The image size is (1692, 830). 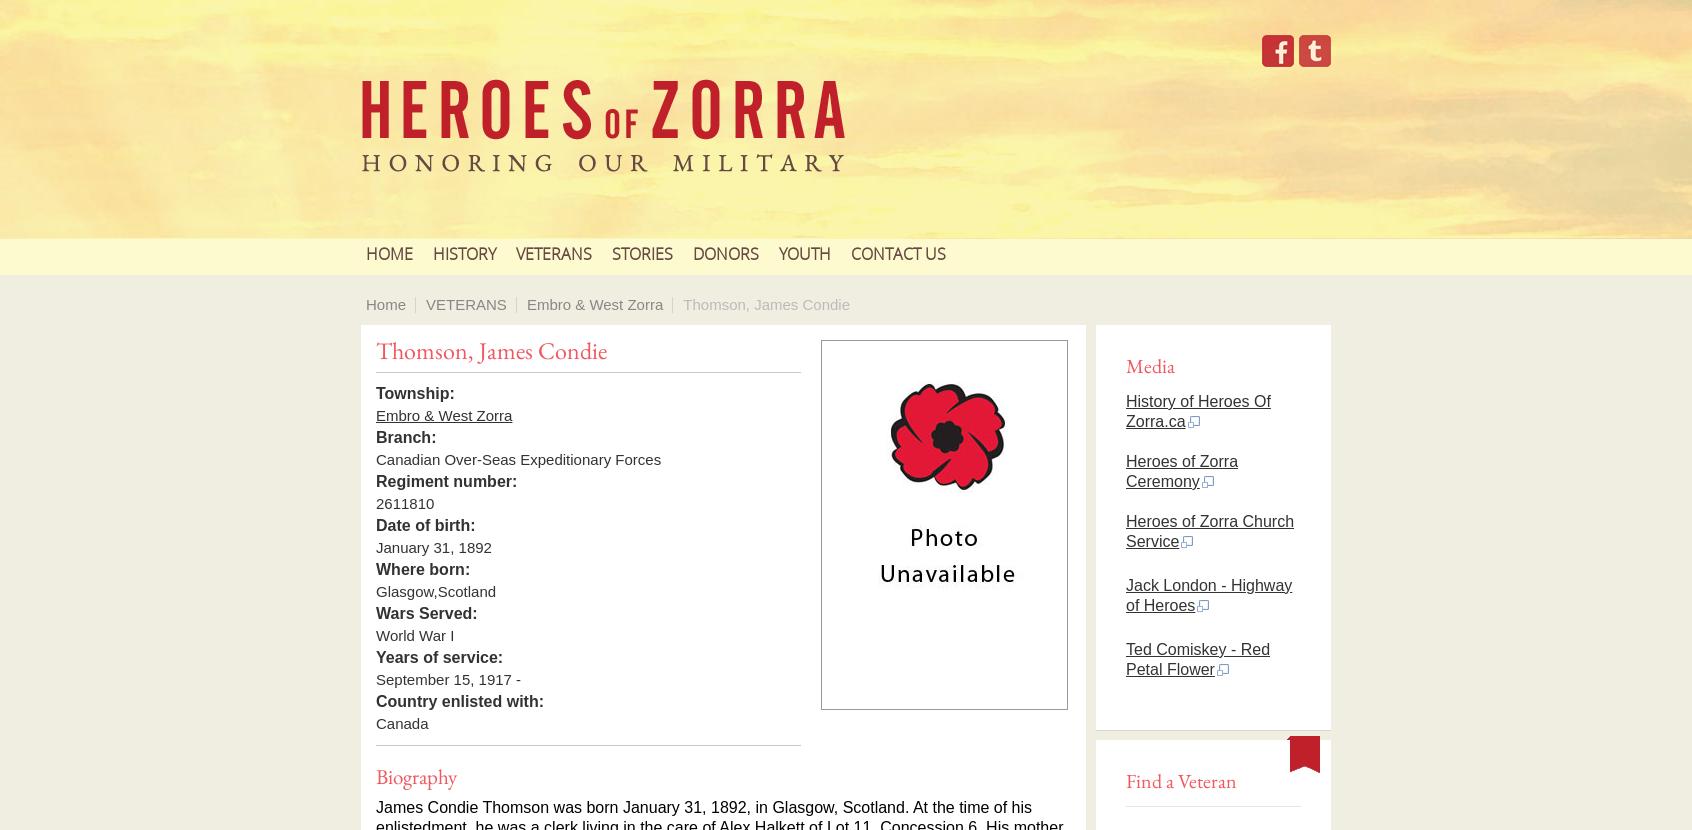 What do you see at coordinates (375, 613) in the screenshot?
I see `'Wars Served:'` at bounding box center [375, 613].